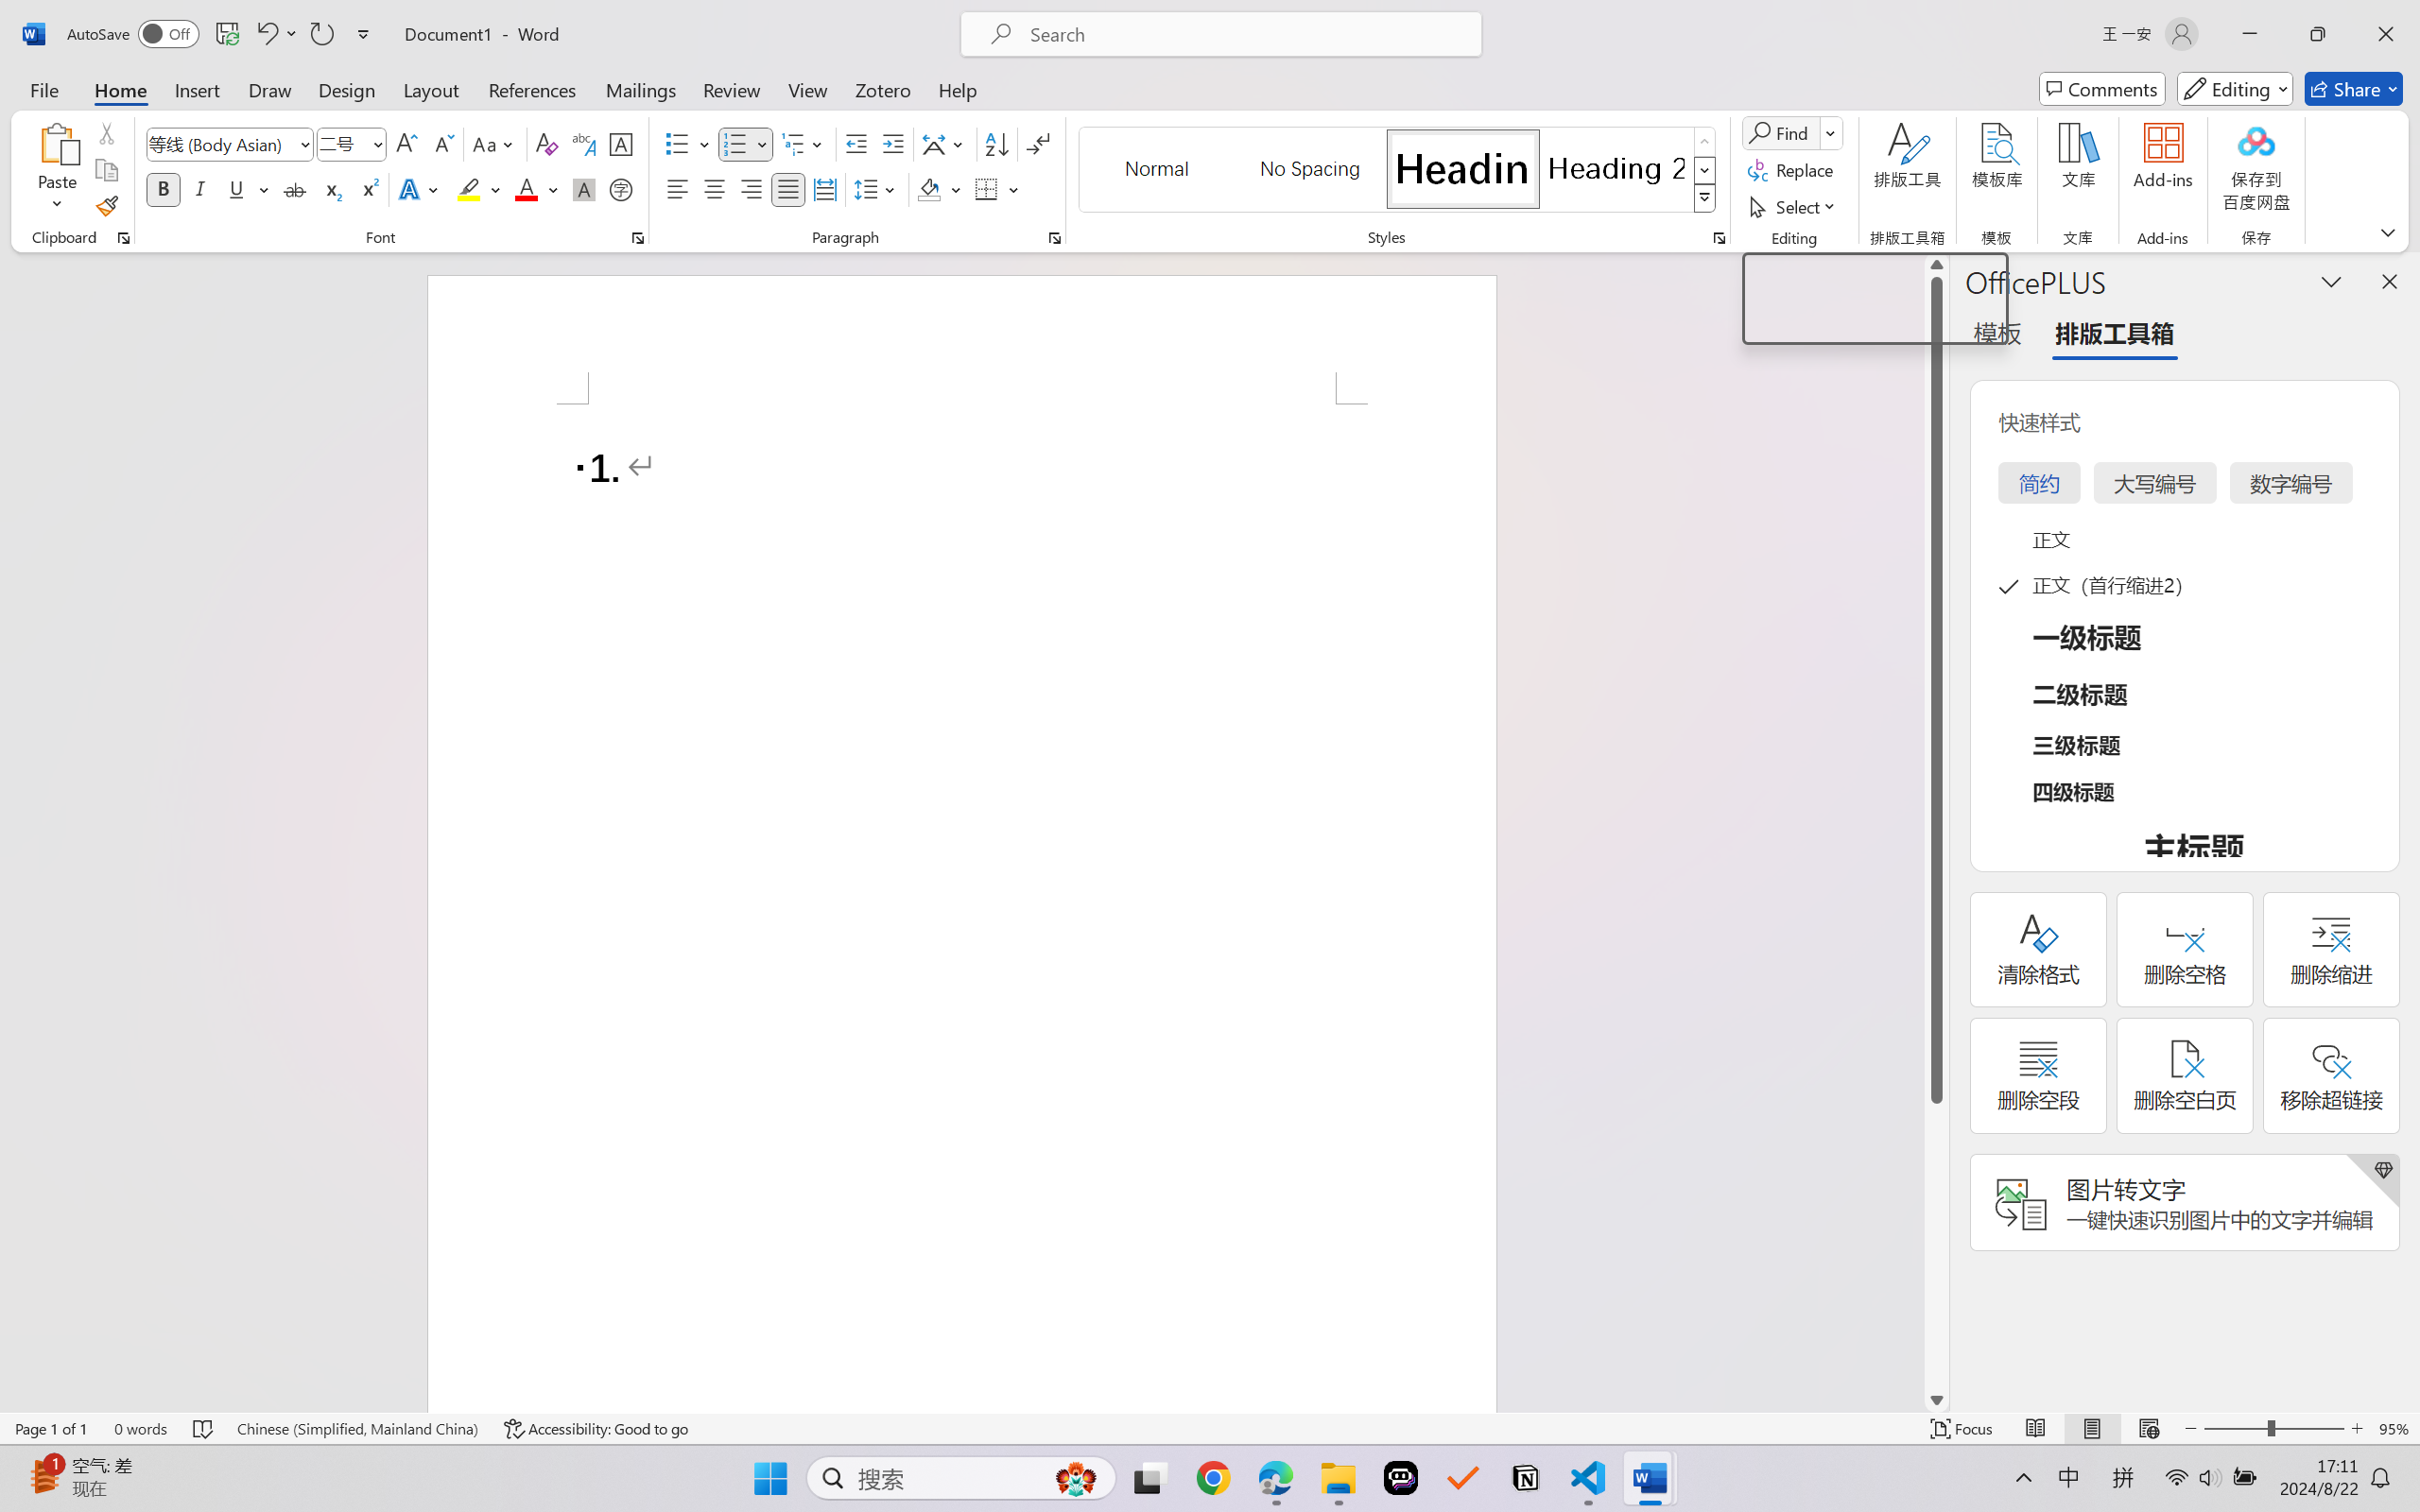 The height and width of the screenshot is (1512, 2420). What do you see at coordinates (320, 33) in the screenshot?
I see `'Repeat Doc Close'` at bounding box center [320, 33].